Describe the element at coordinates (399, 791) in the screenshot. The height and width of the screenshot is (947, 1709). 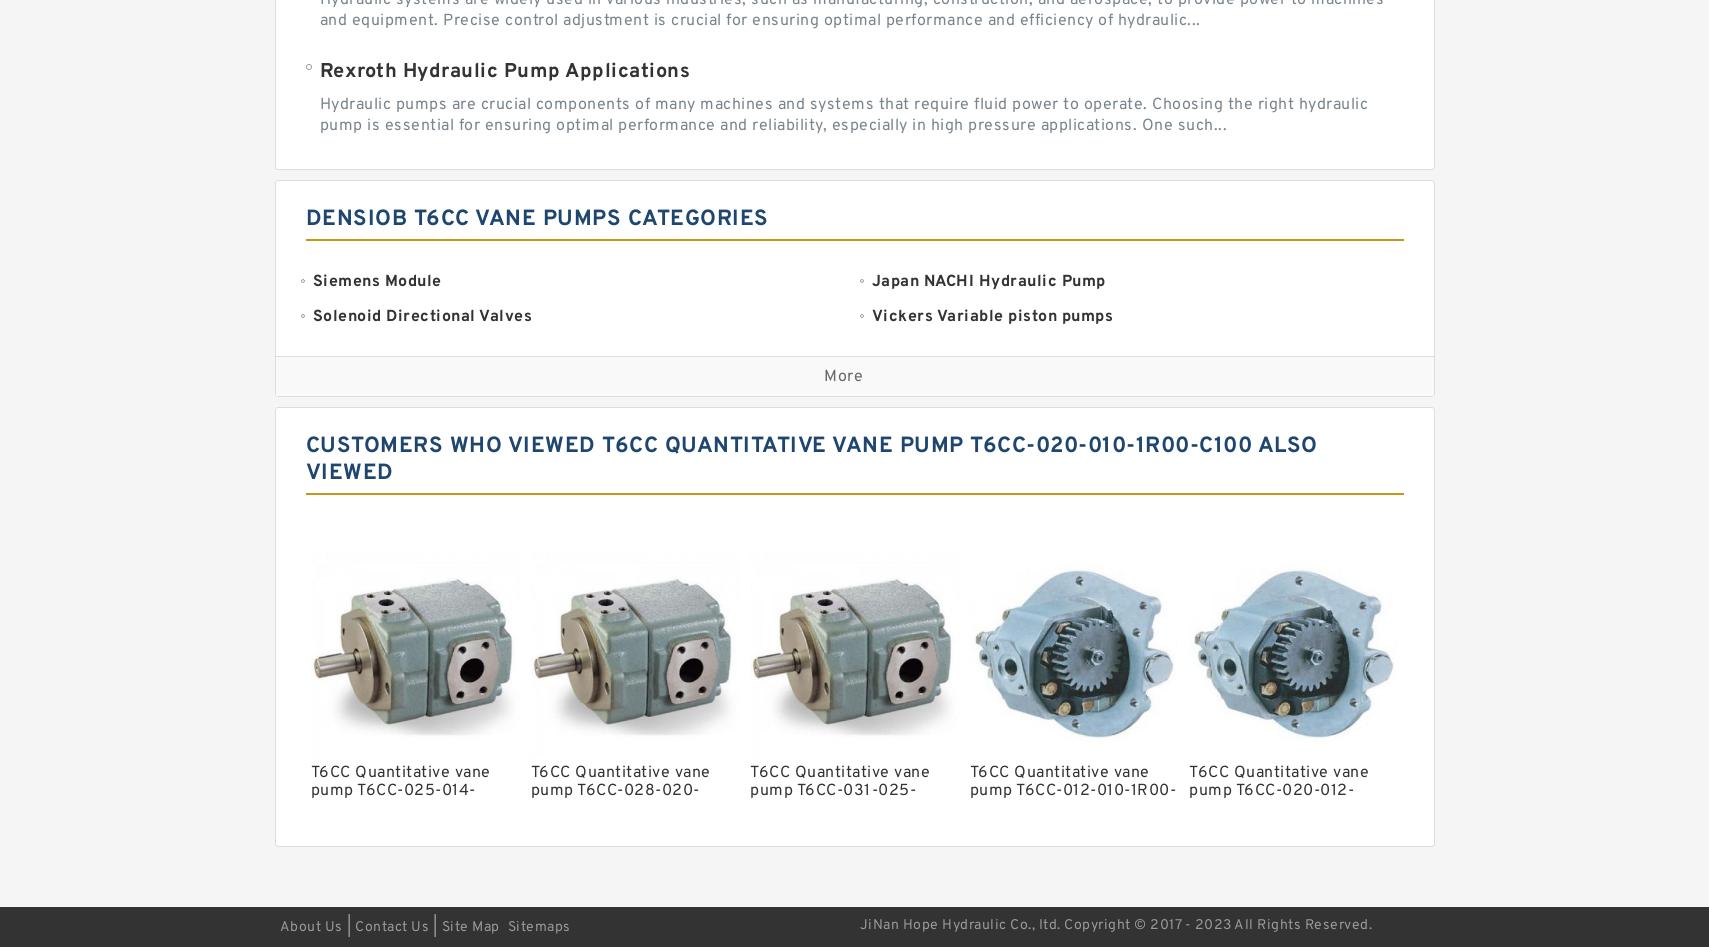
I see `'T6CC Quantitative vane pump T6CC-025-014-1R00-C100'` at that location.